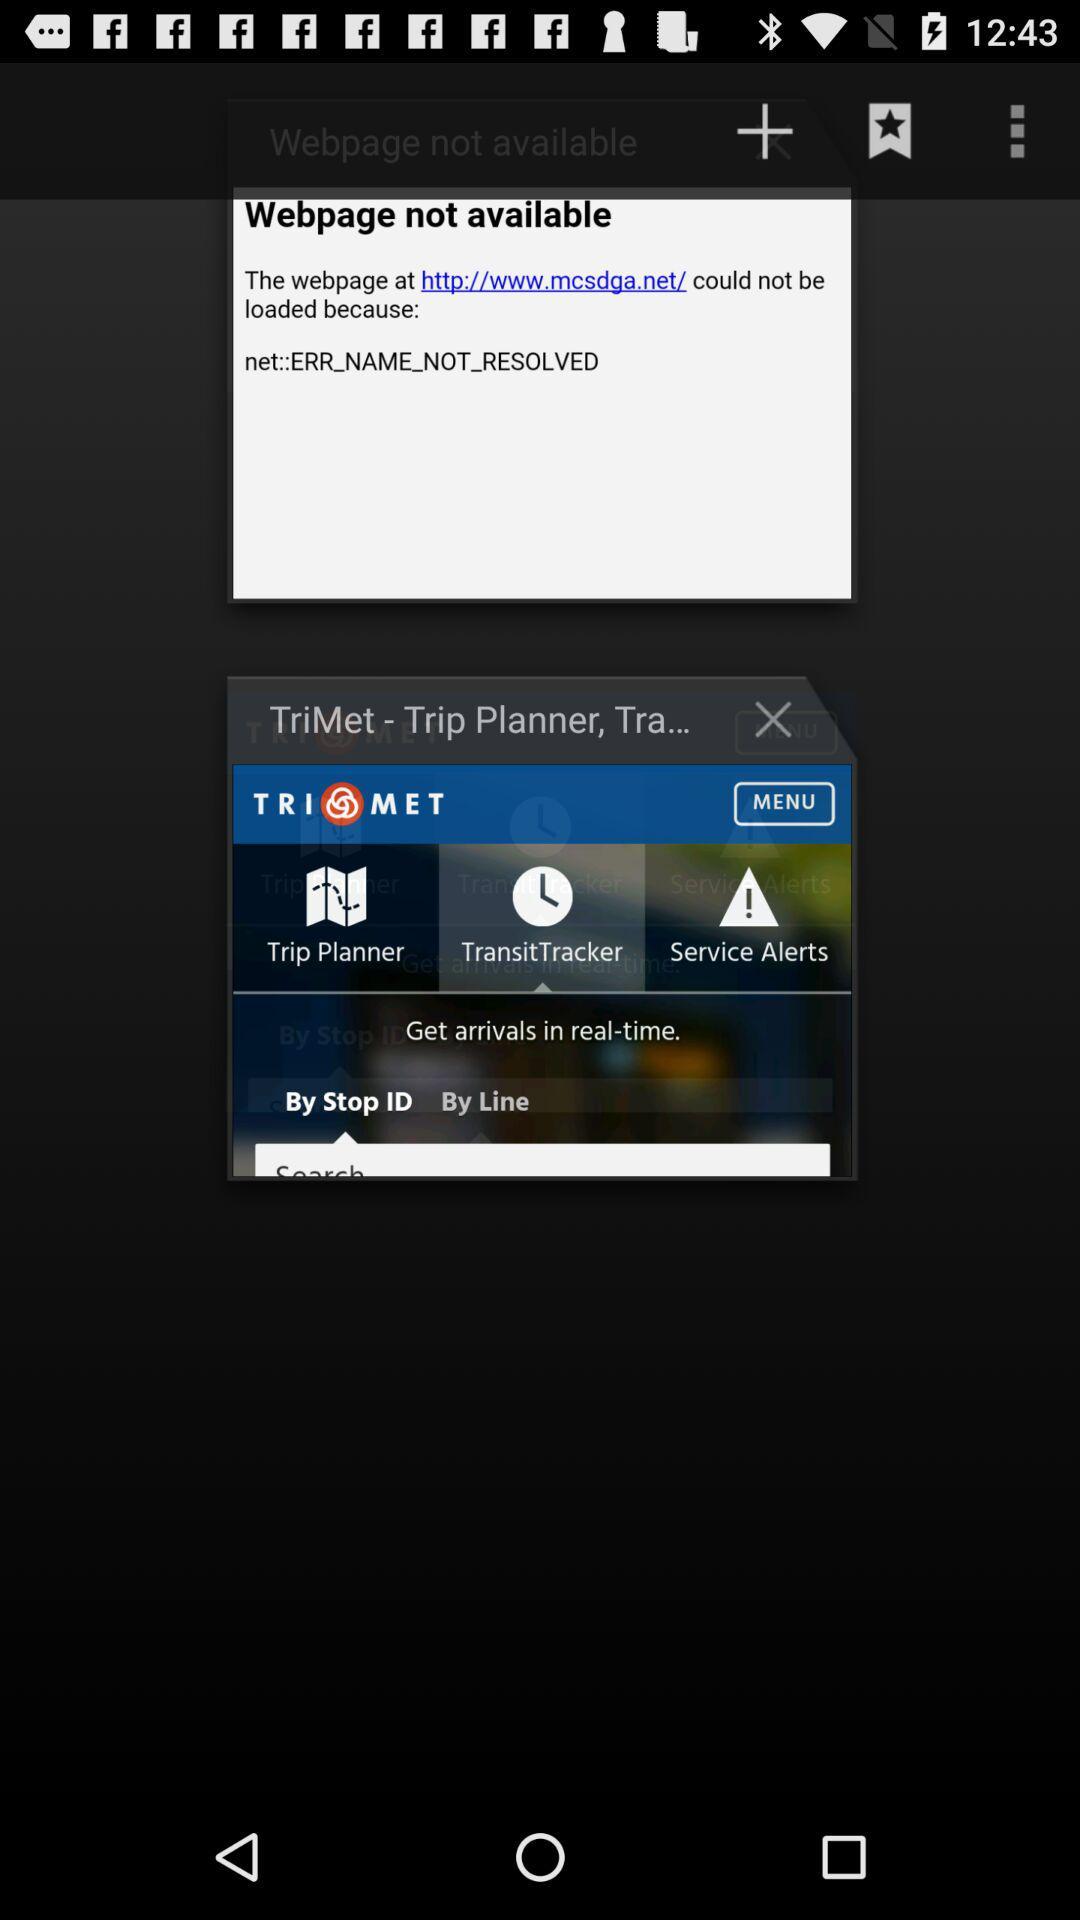 Image resolution: width=1080 pixels, height=1920 pixels. Describe the element at coordinates (890, 139) in the screenshot. I see `the bookmark icon` at that location.